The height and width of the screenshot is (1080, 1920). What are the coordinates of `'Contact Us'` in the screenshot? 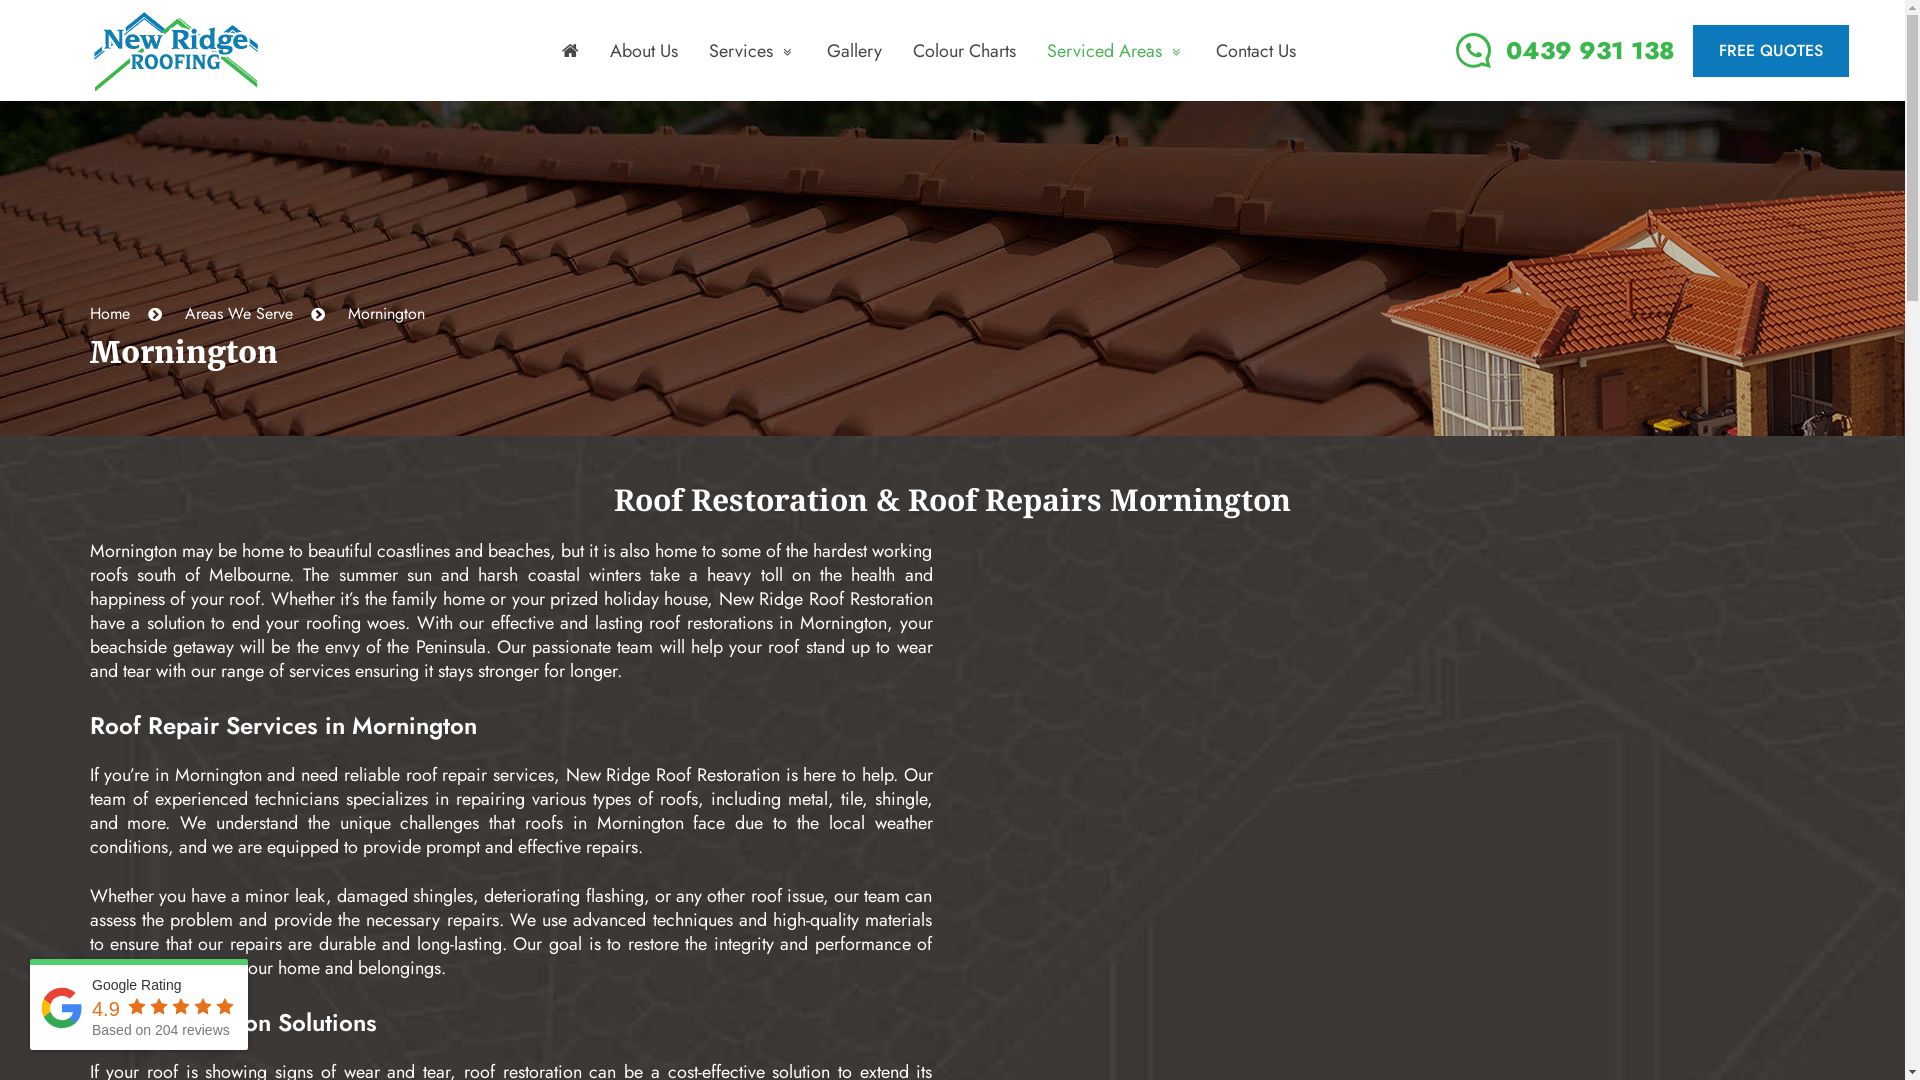 It's located at (1255, 49).